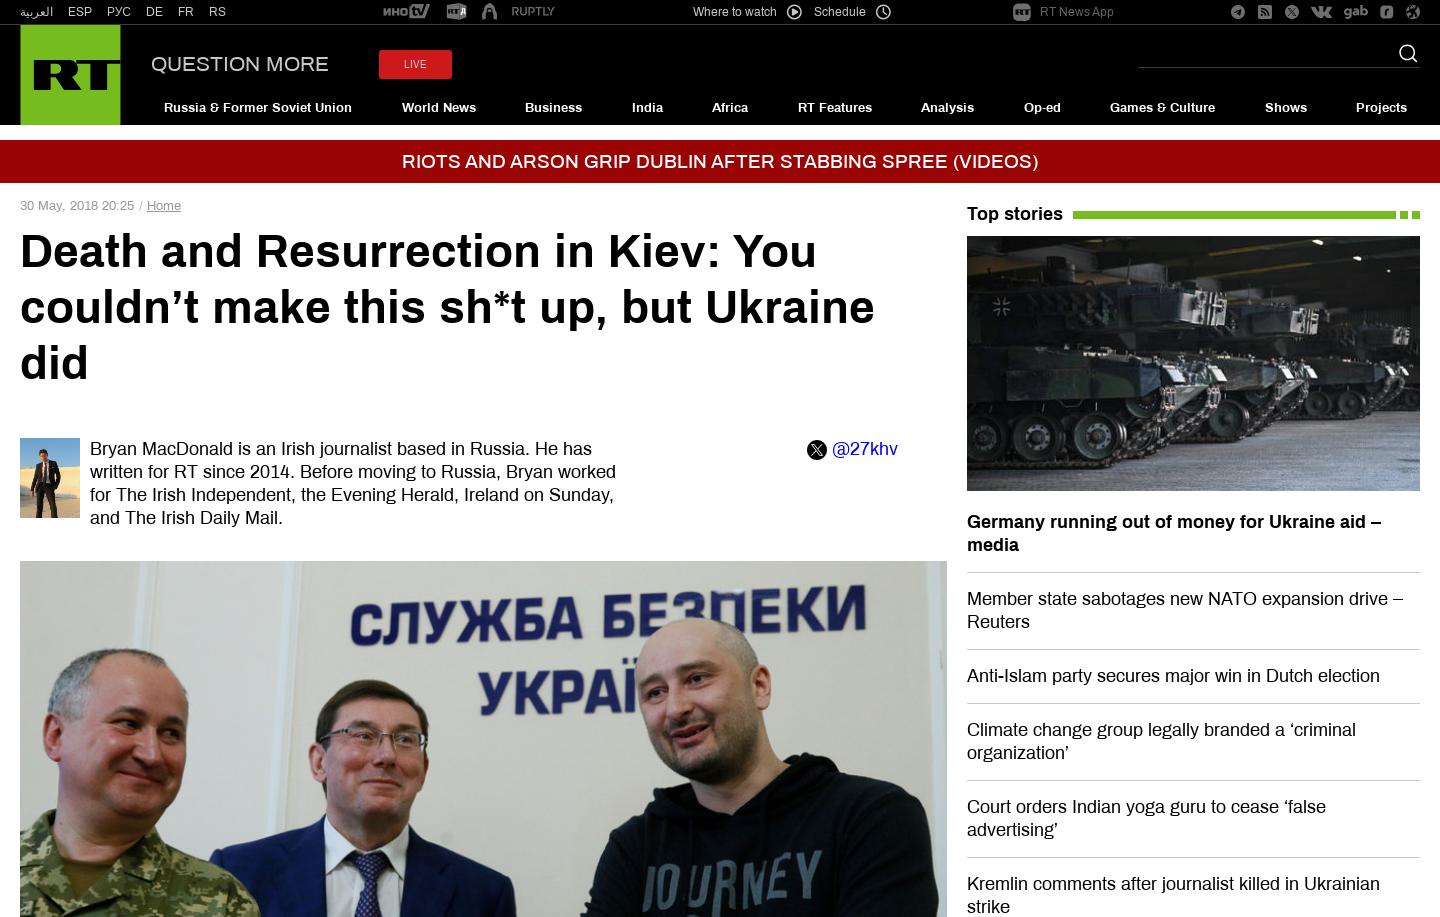 Image resolution: width=1440 pixels, height=917 pixels. What do you see at coordinates (1173, 533) in the screenshot?
I see `'Germany running out of money for Ukraine aid – media'` at bounding box center [1173, 533].